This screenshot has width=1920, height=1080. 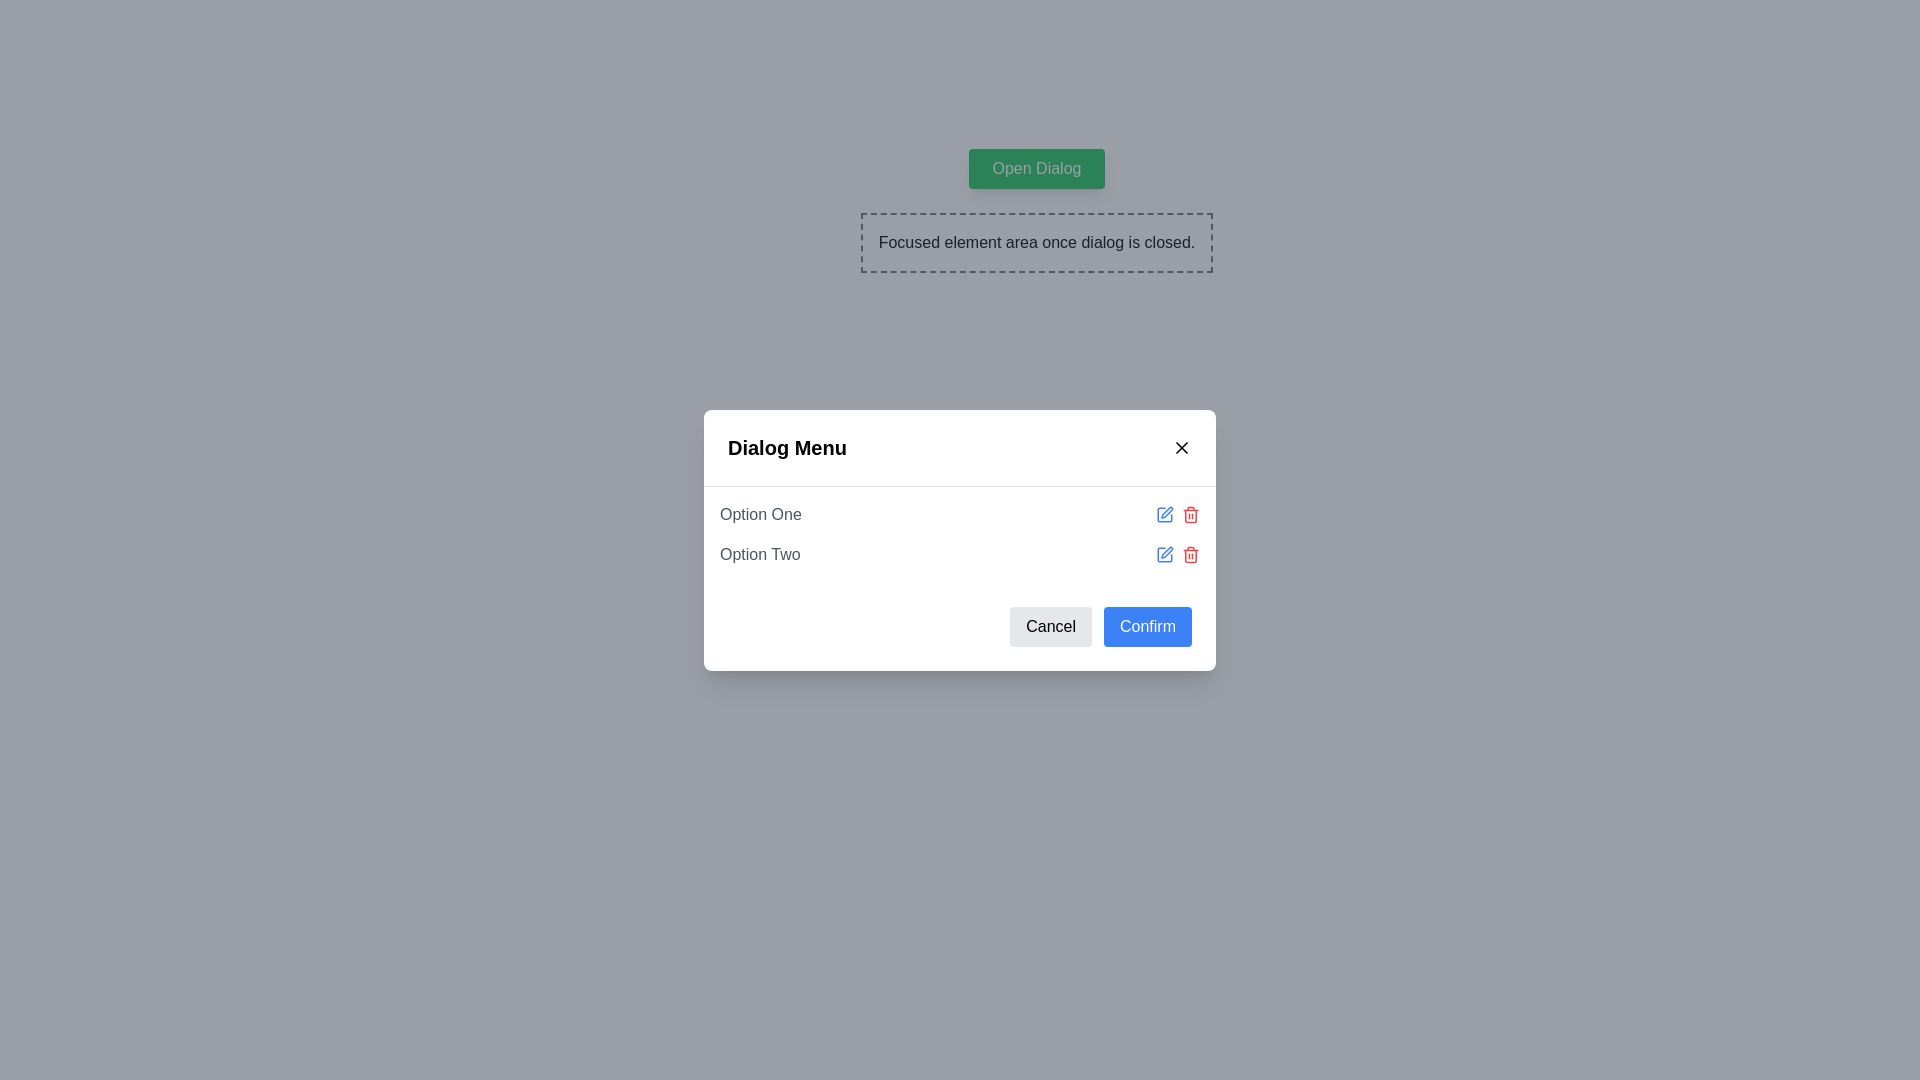 I want to click on the edit button icon for 'Option One' to interact, so click(x=1165, y=512).